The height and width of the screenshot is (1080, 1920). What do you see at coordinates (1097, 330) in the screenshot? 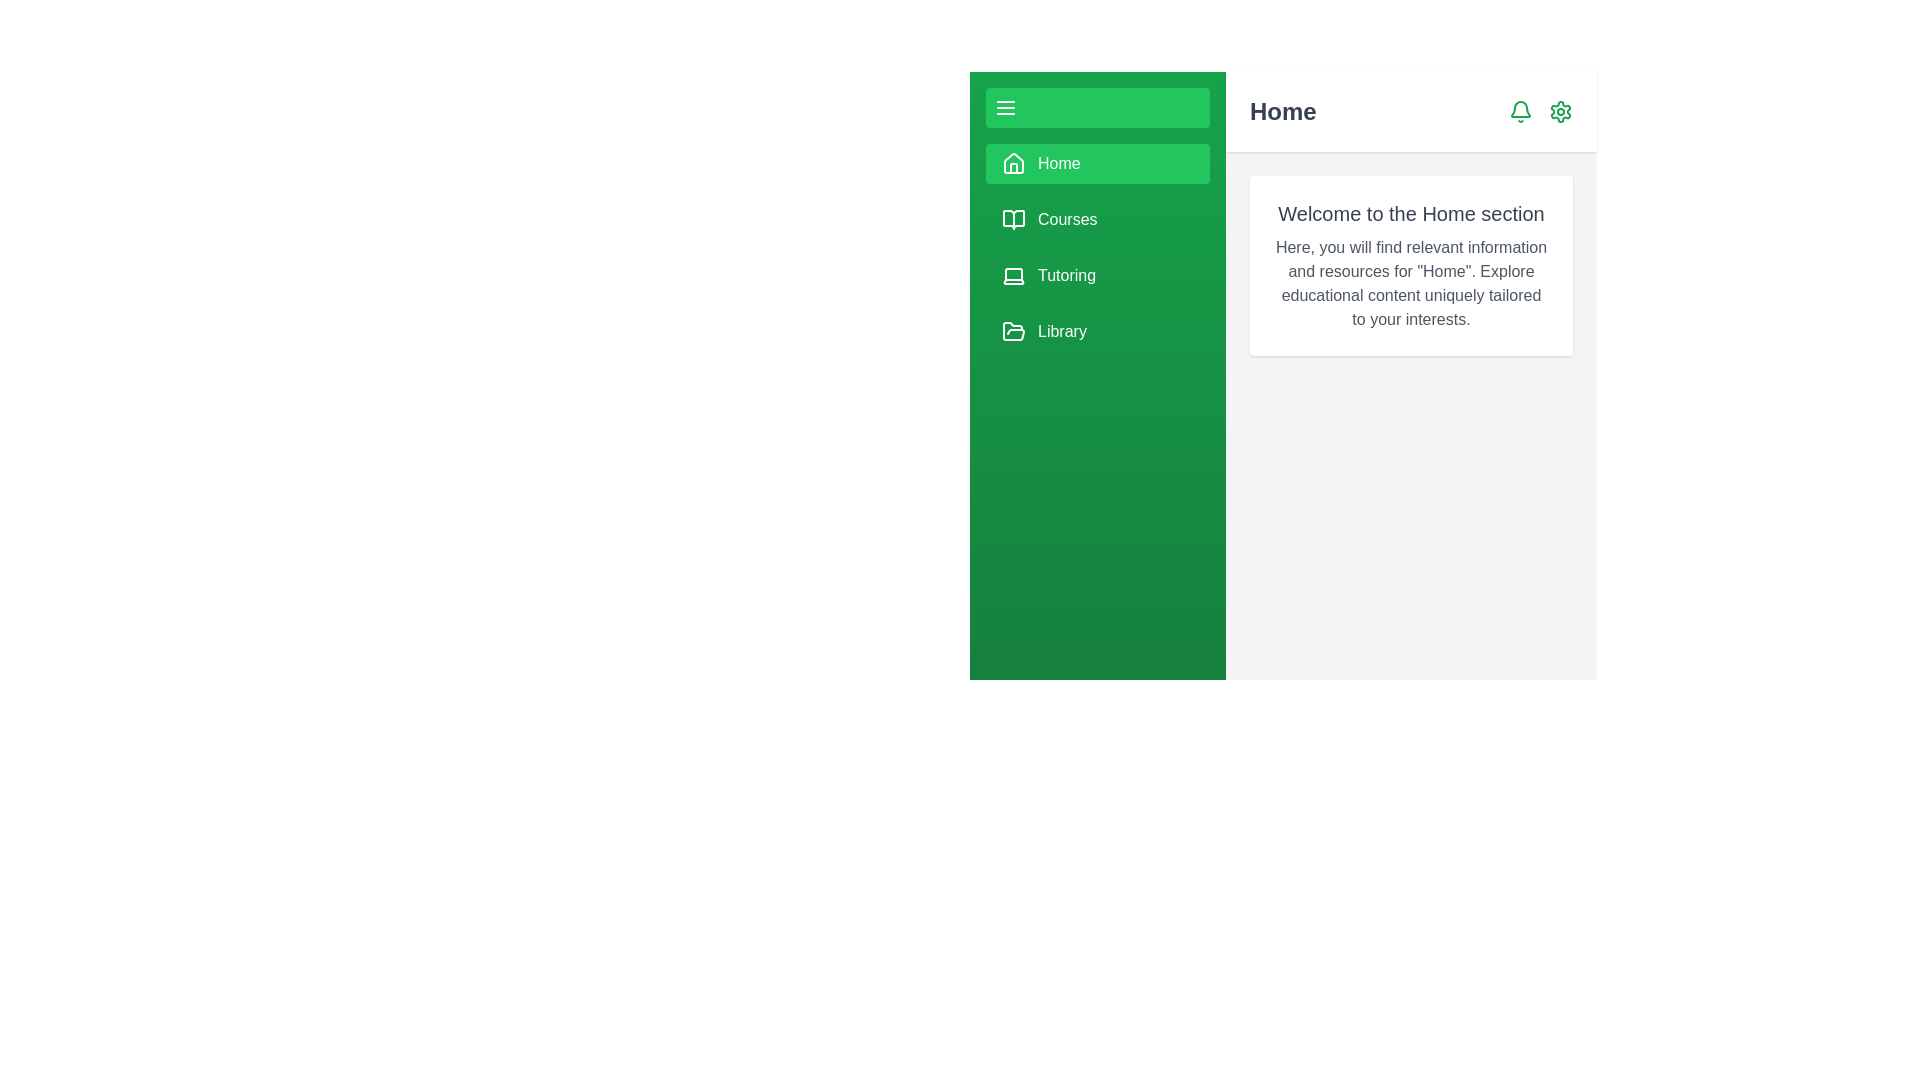
I see `the 'Library' button, which is the fourth item in the vertical navigation menu on the left side` at bounding box center [1097, 330].